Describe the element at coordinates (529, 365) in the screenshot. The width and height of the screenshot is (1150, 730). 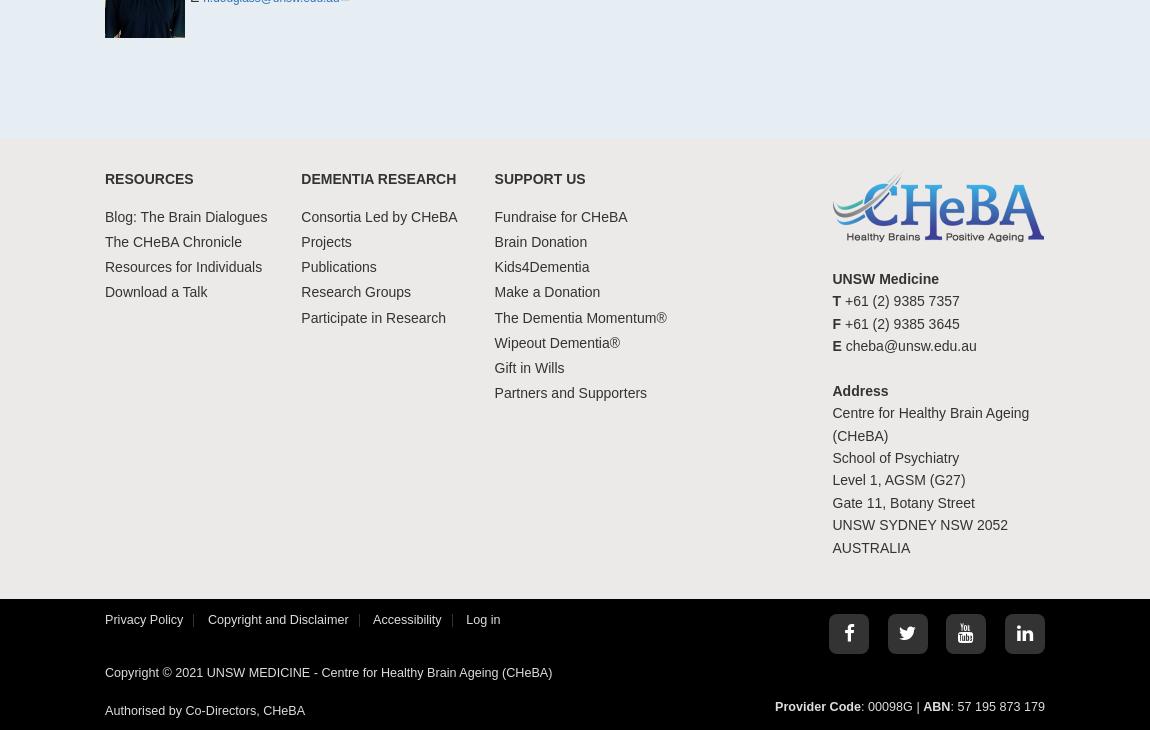
I see `'Gift in Wills'` at that location.